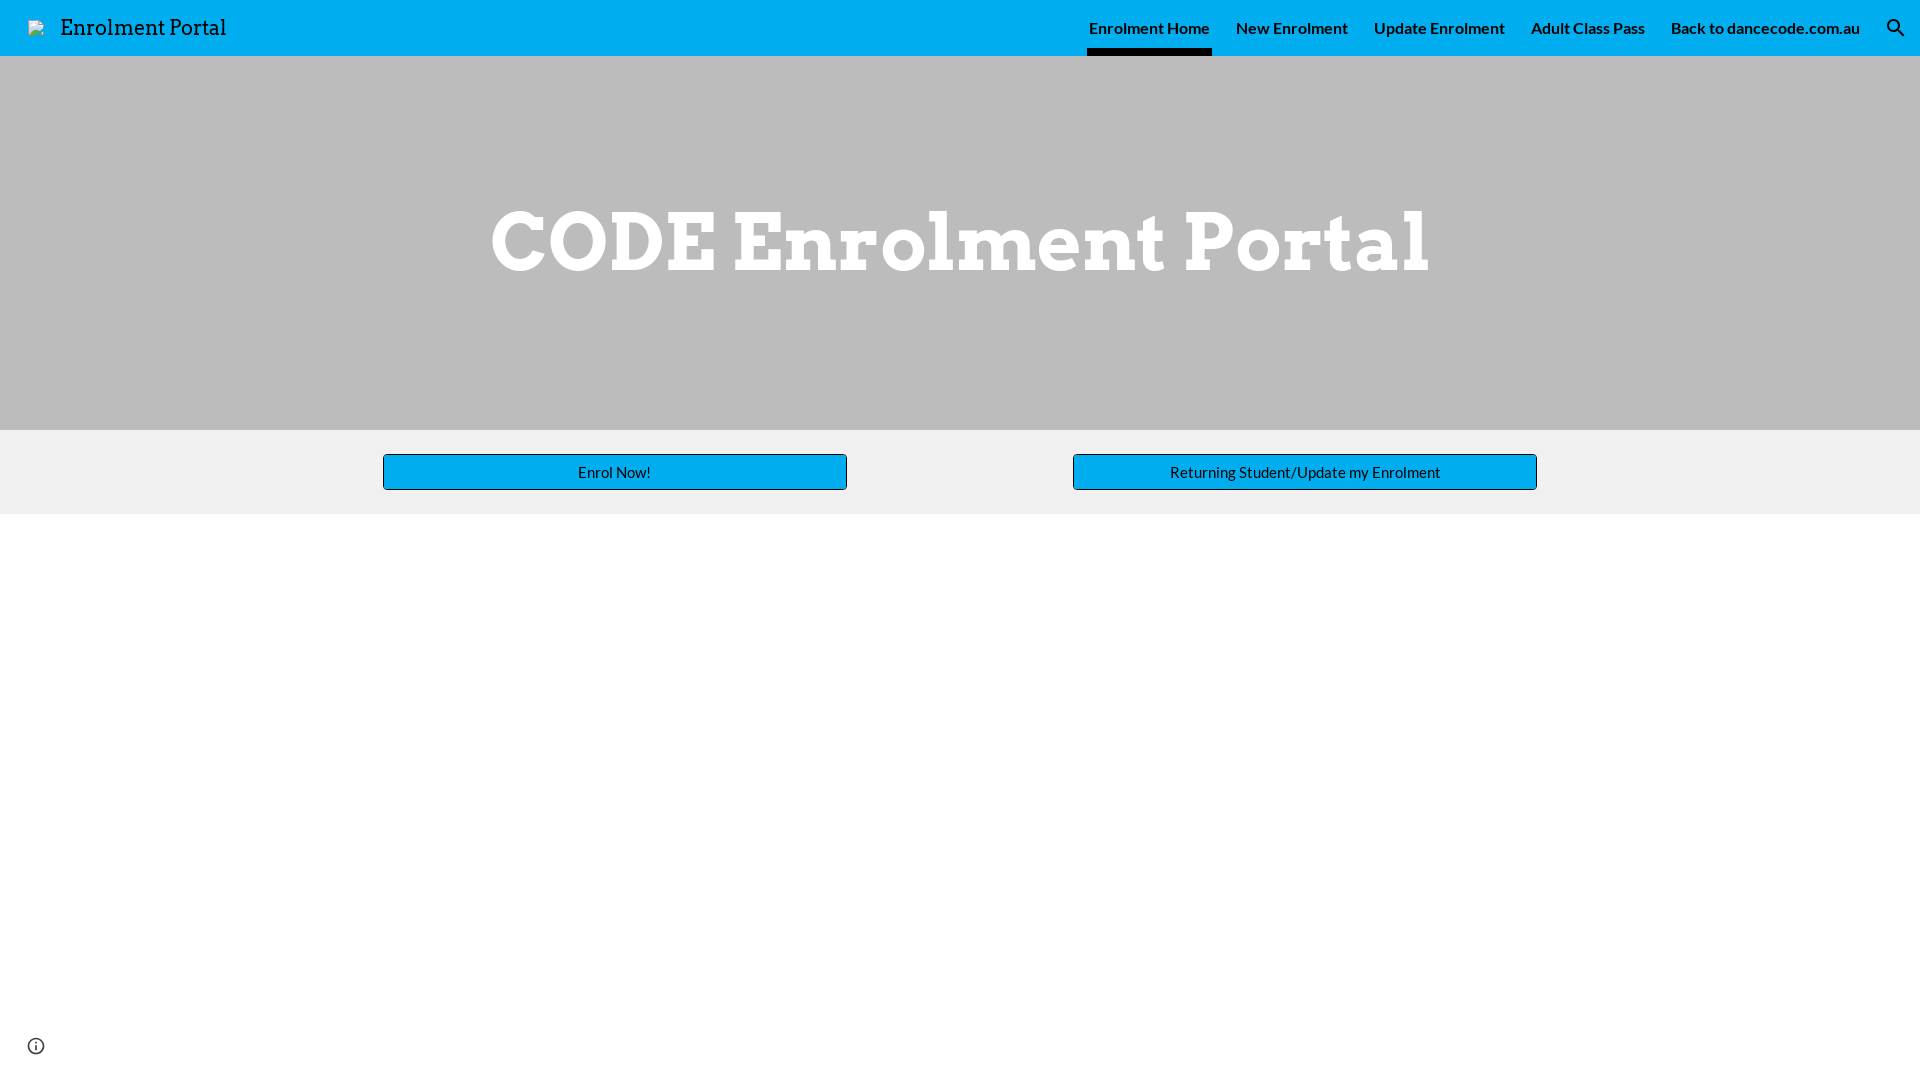 The image size is (1920, 1080). I want to click on 'Update Enrolment', so click(1438, 27).